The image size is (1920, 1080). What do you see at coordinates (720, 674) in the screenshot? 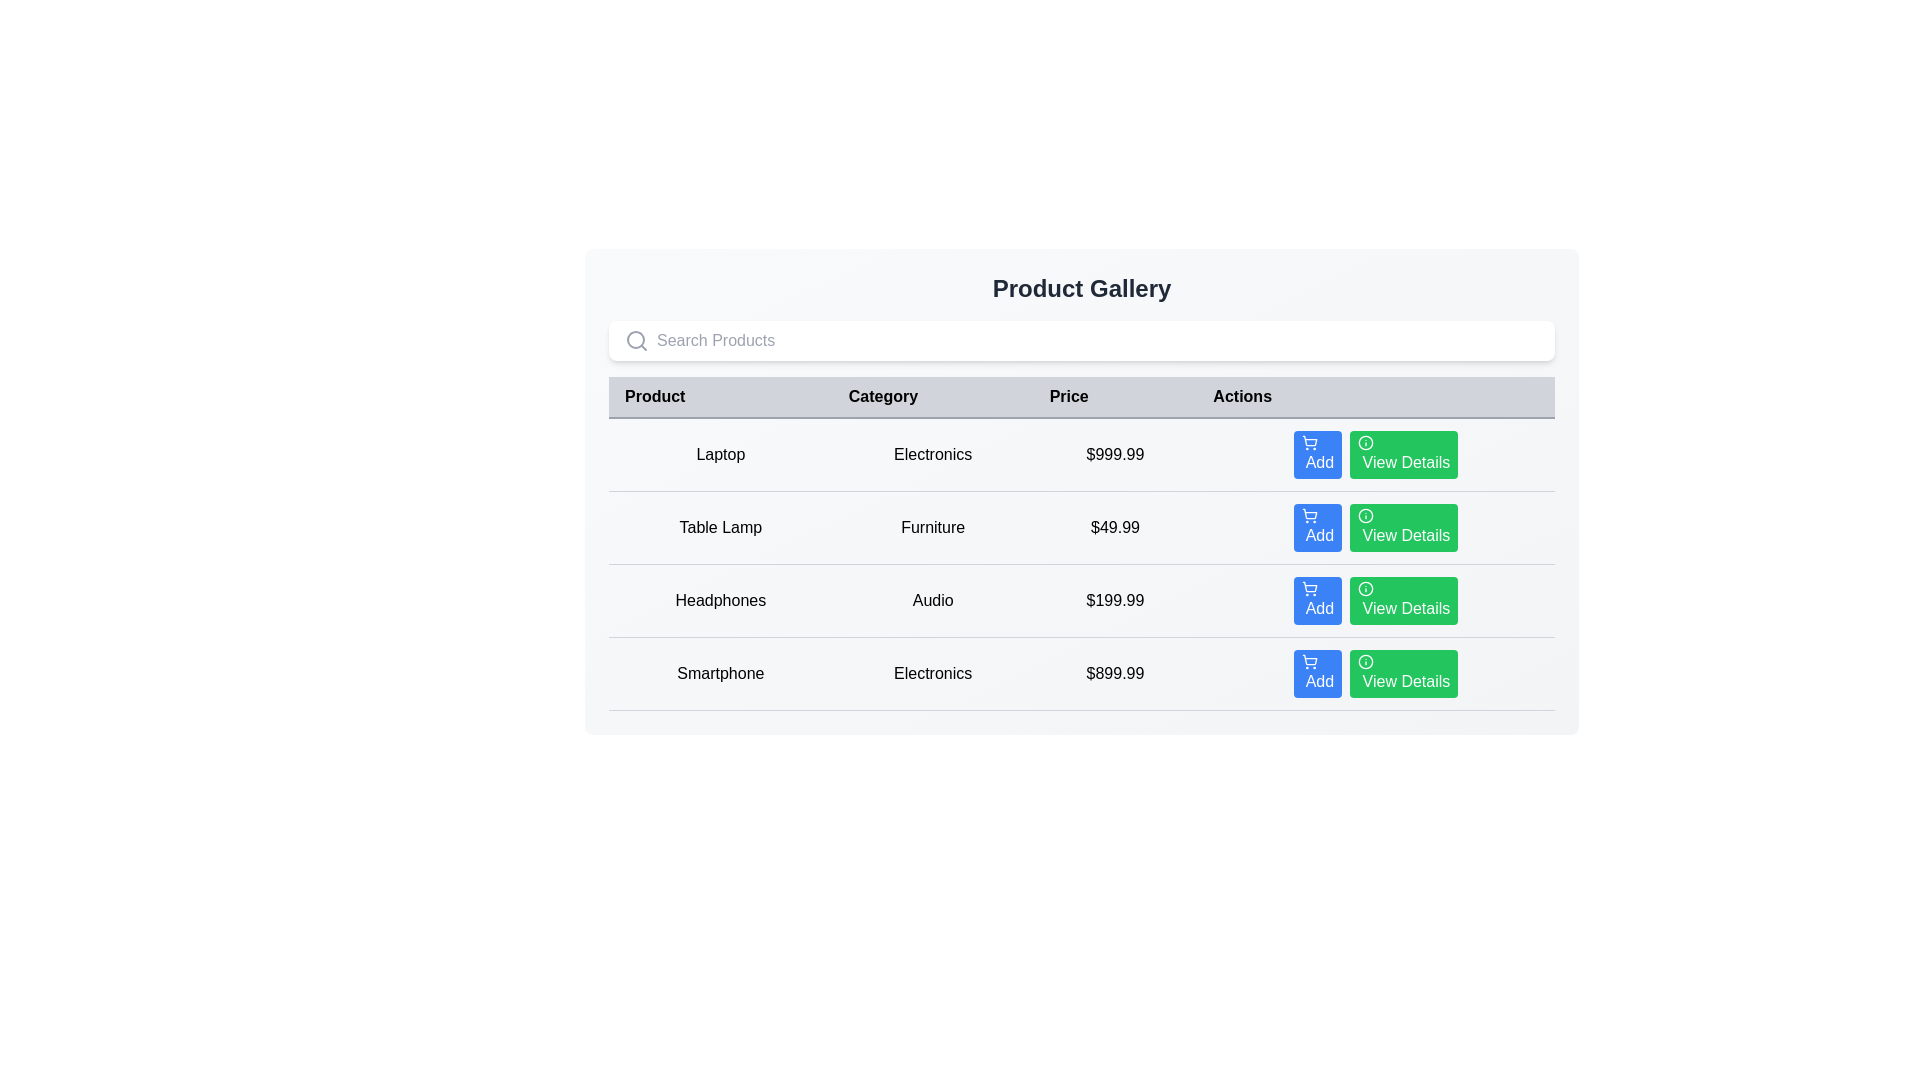
I see `the 'Smartphone' label, which is a text label styled with center alignment located in the first column under the 'Product' header in the fourth row of a tabular list` at bounding box center [720, 674].